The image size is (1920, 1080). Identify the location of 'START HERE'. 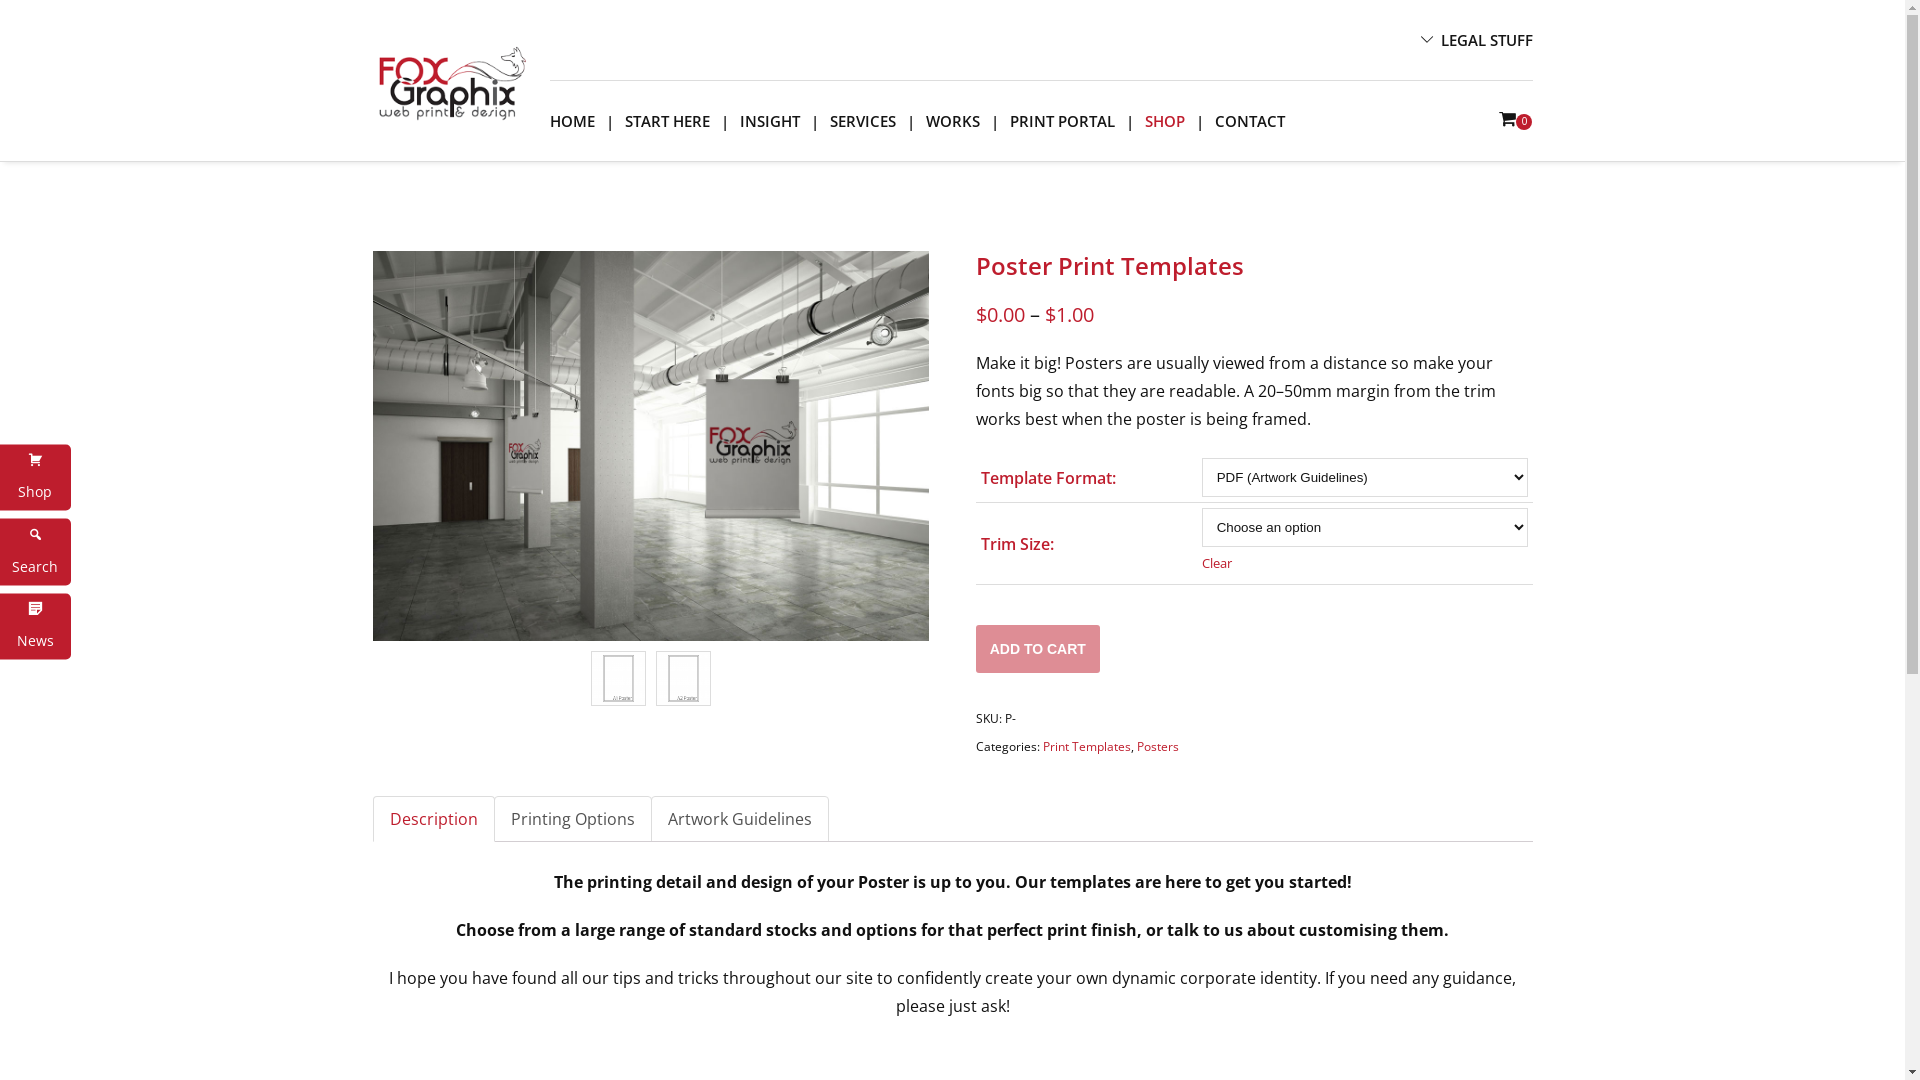
(667, 120).